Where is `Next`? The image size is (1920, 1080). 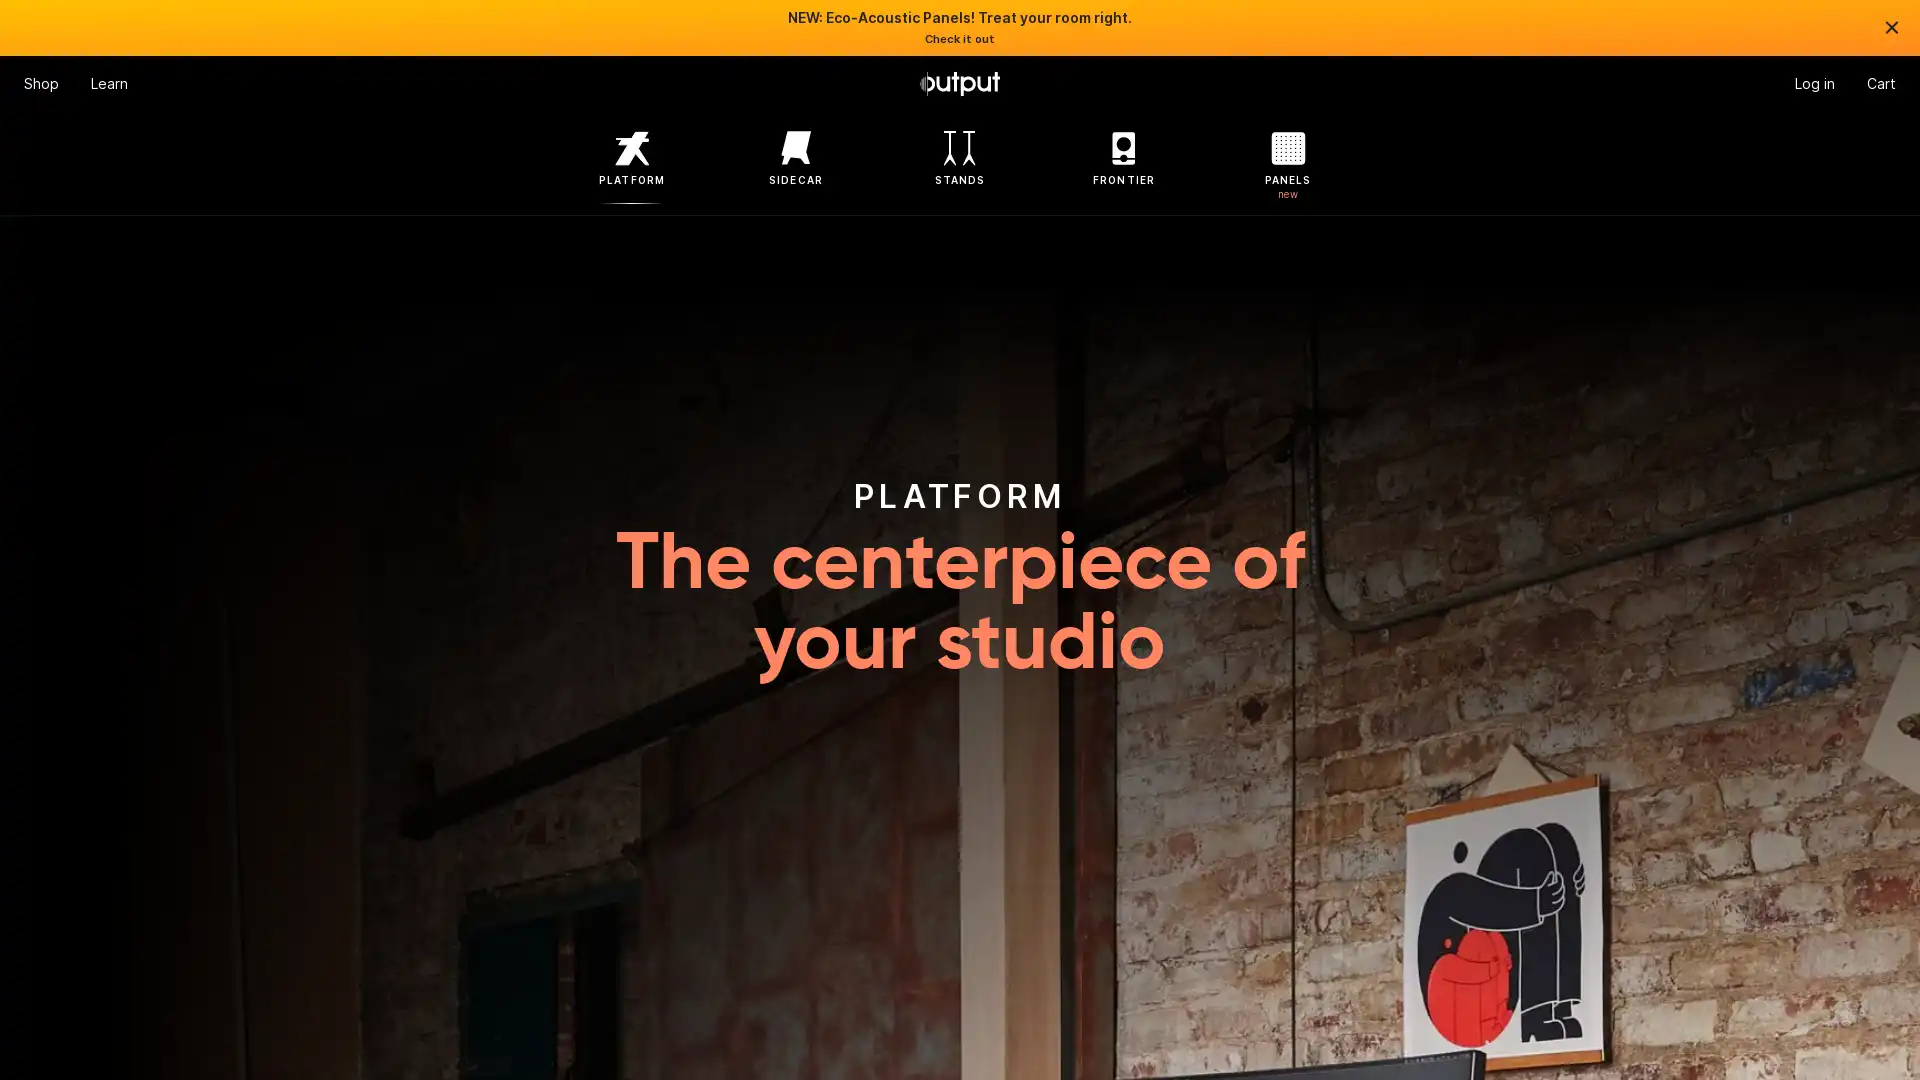 Next is located at coordinates (1836, 540).